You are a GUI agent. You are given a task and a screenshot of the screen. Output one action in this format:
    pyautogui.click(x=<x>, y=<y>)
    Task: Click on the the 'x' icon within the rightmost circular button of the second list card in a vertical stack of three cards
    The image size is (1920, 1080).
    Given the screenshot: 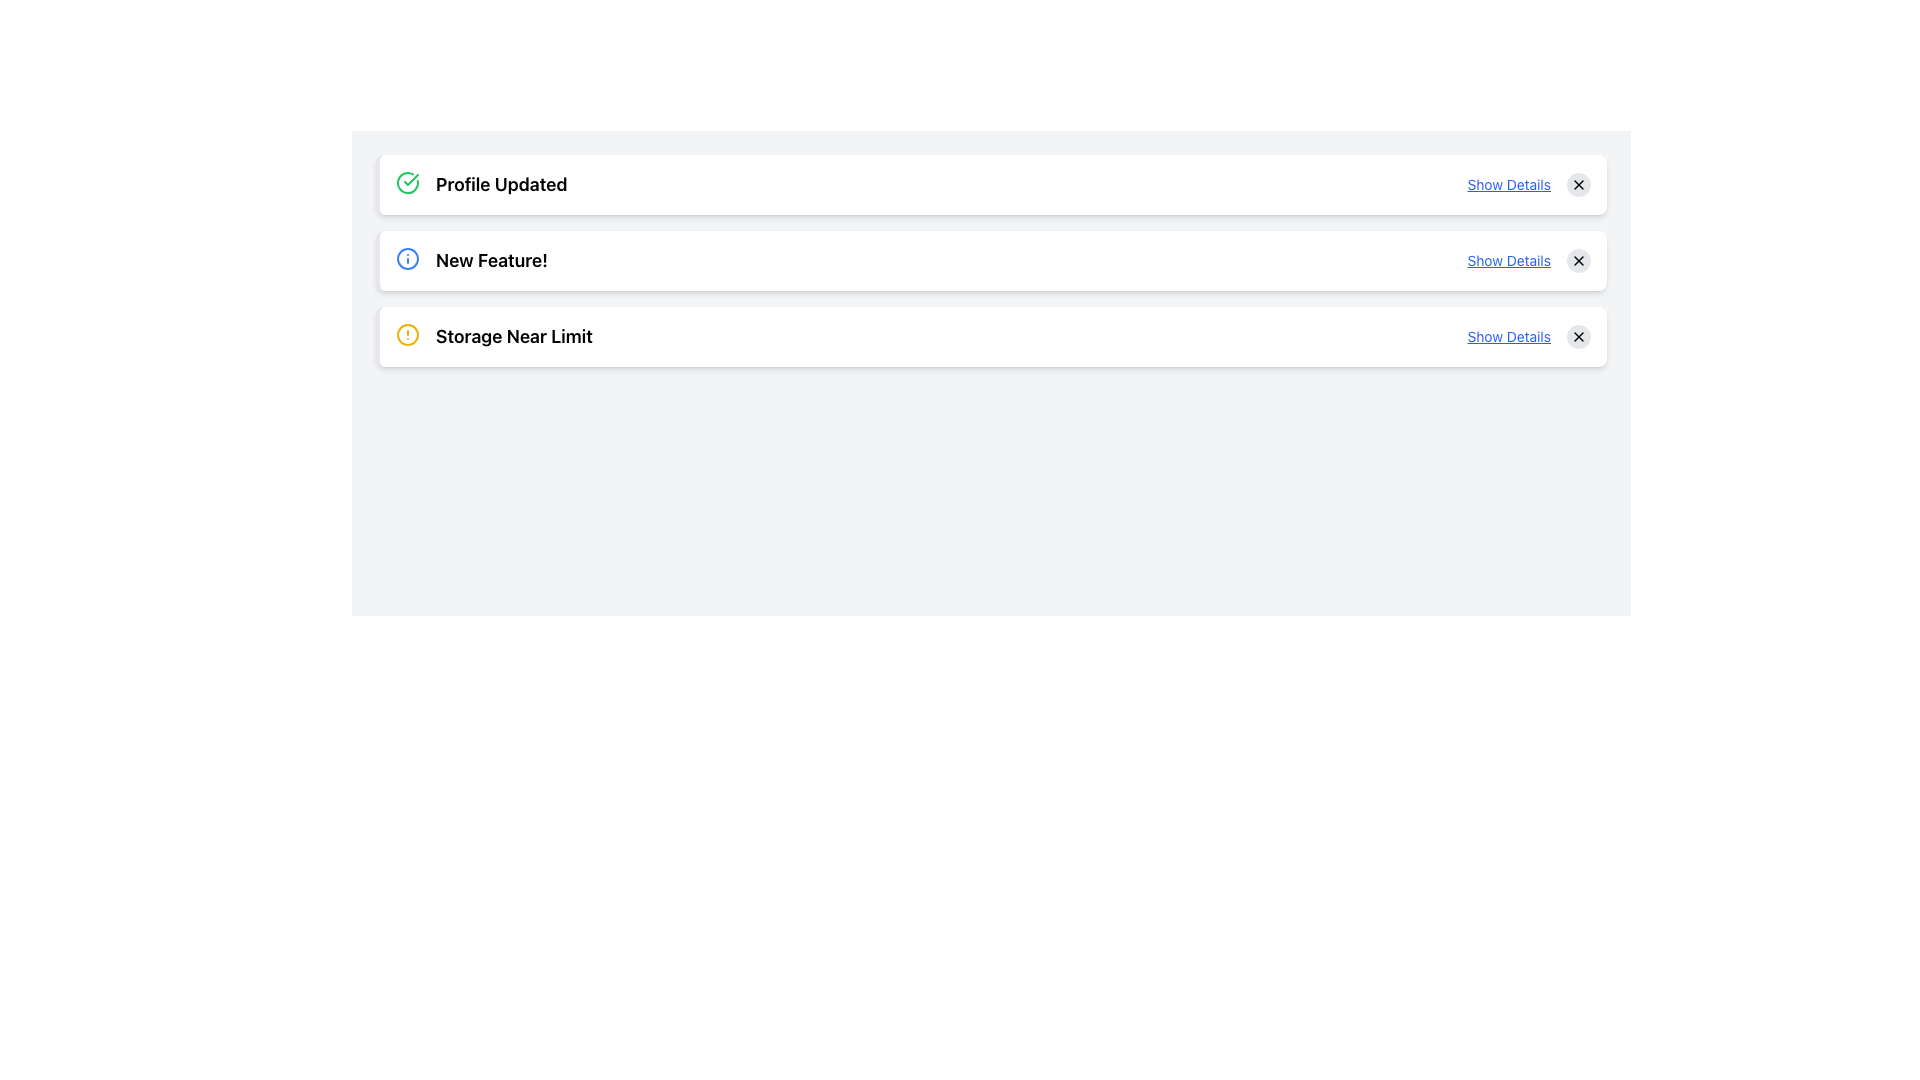 What is the action you would take?
    pyautogui.click(x=1578, y=260)
    